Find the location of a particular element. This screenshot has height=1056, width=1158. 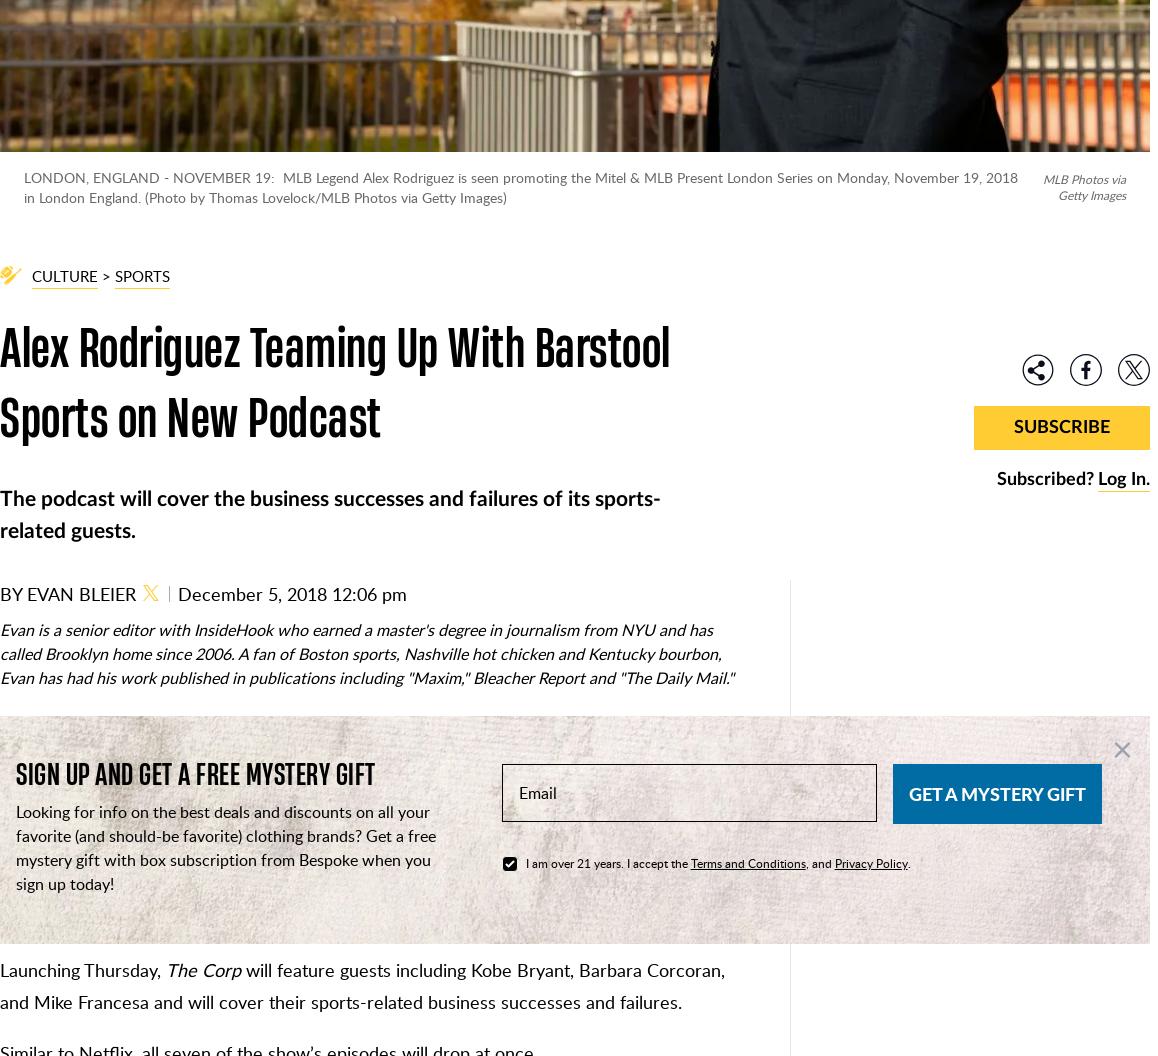

'Evan is a senior editor with InsideHook who earned a master's degree in journalism from NYU and has called Brooklyn home since 2006. A fan of Boston sports, Nashville hot chicken and Kentucky bourbon, Evan has had his work published in publications including "Maxim," Bleacher Report and "The Daily Mail."' is located at coordinates (365, 652).